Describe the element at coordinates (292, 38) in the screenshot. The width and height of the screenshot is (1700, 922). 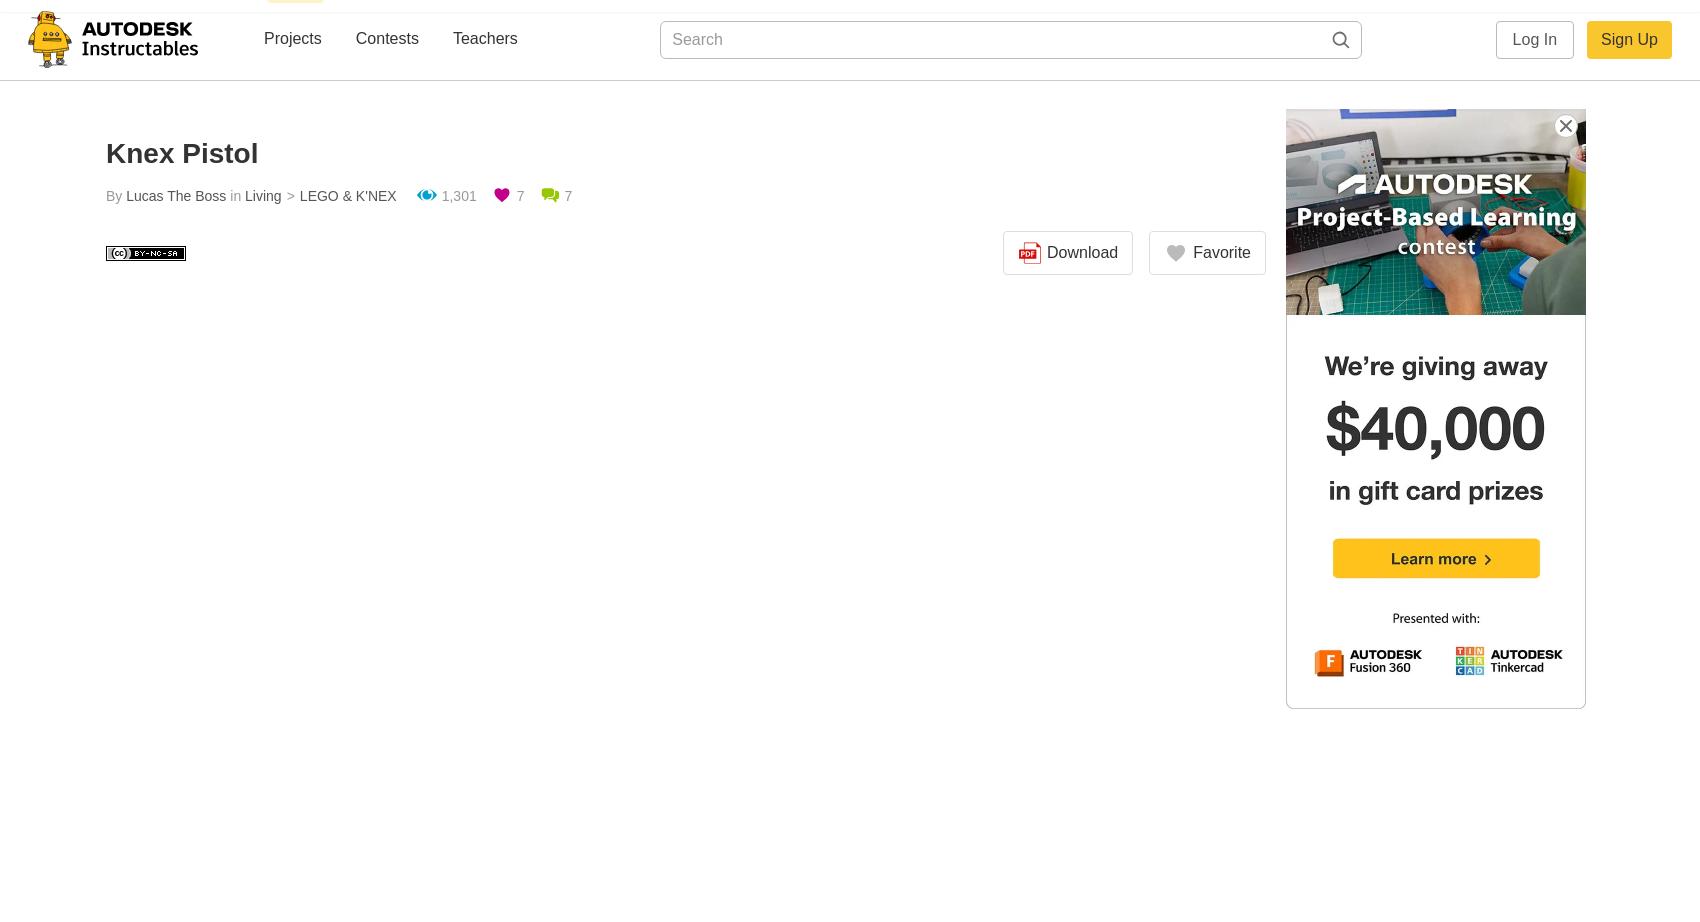
I see `'Projects'` at that location.